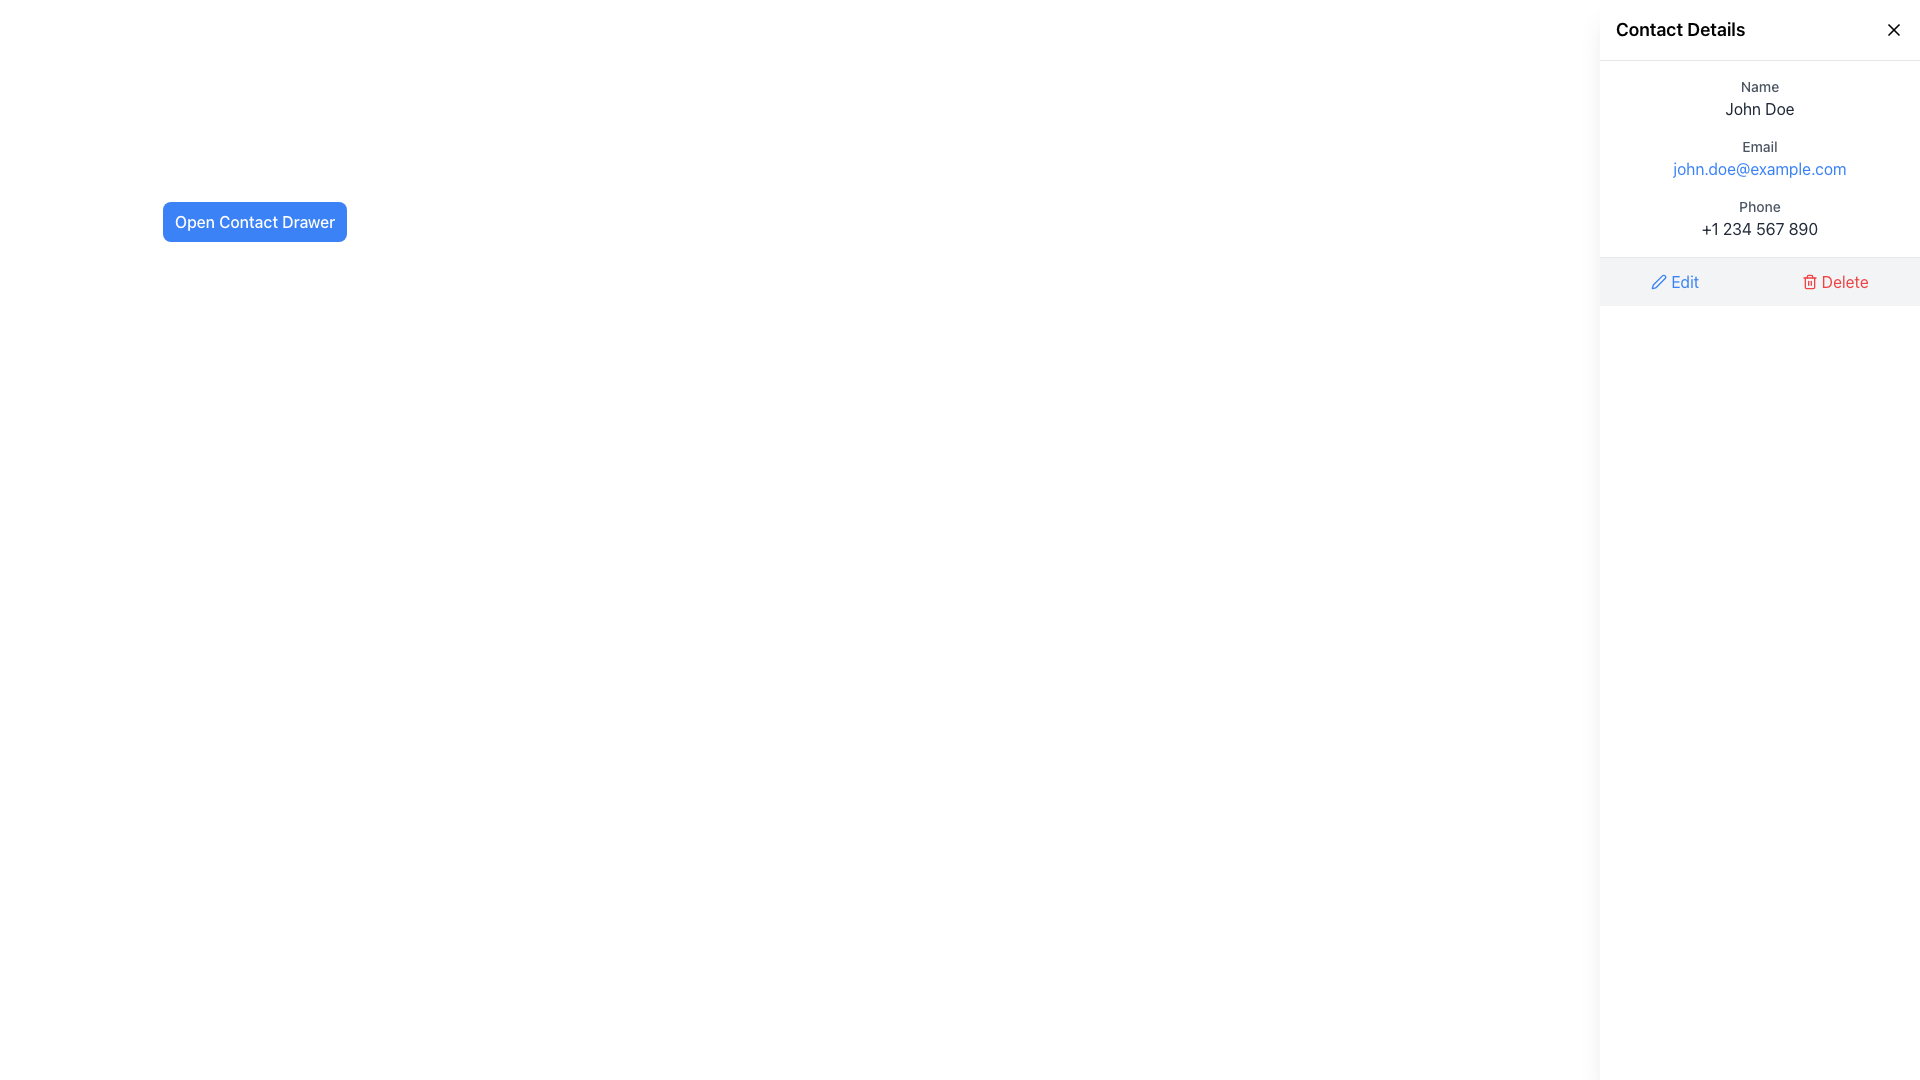  Describe the element at coordinates (1760, 227) in the screenshot. I see `the text label displaying the phone number '+1 234 567 890' which is located in the 'Contact Details' section, immediately below the 'Phone' label` at that location.